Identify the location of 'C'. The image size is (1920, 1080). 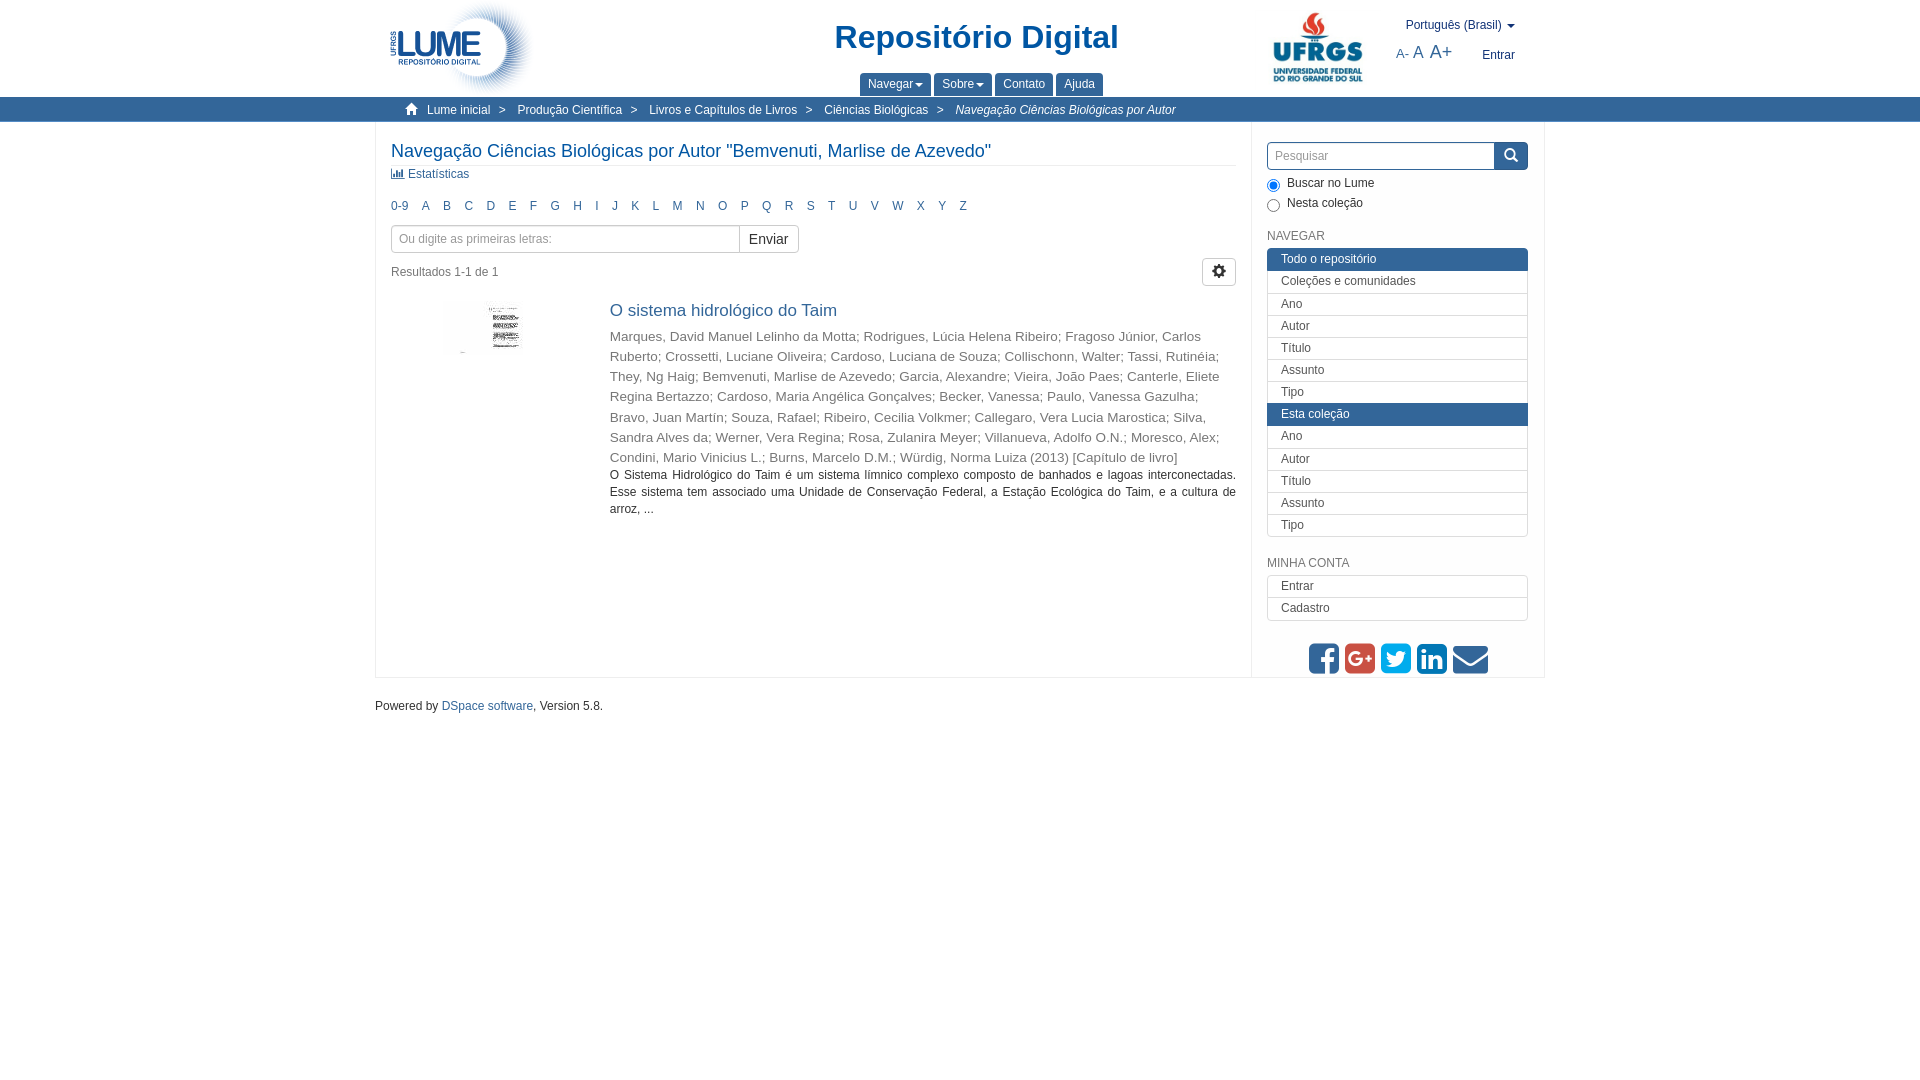
(467, 205).